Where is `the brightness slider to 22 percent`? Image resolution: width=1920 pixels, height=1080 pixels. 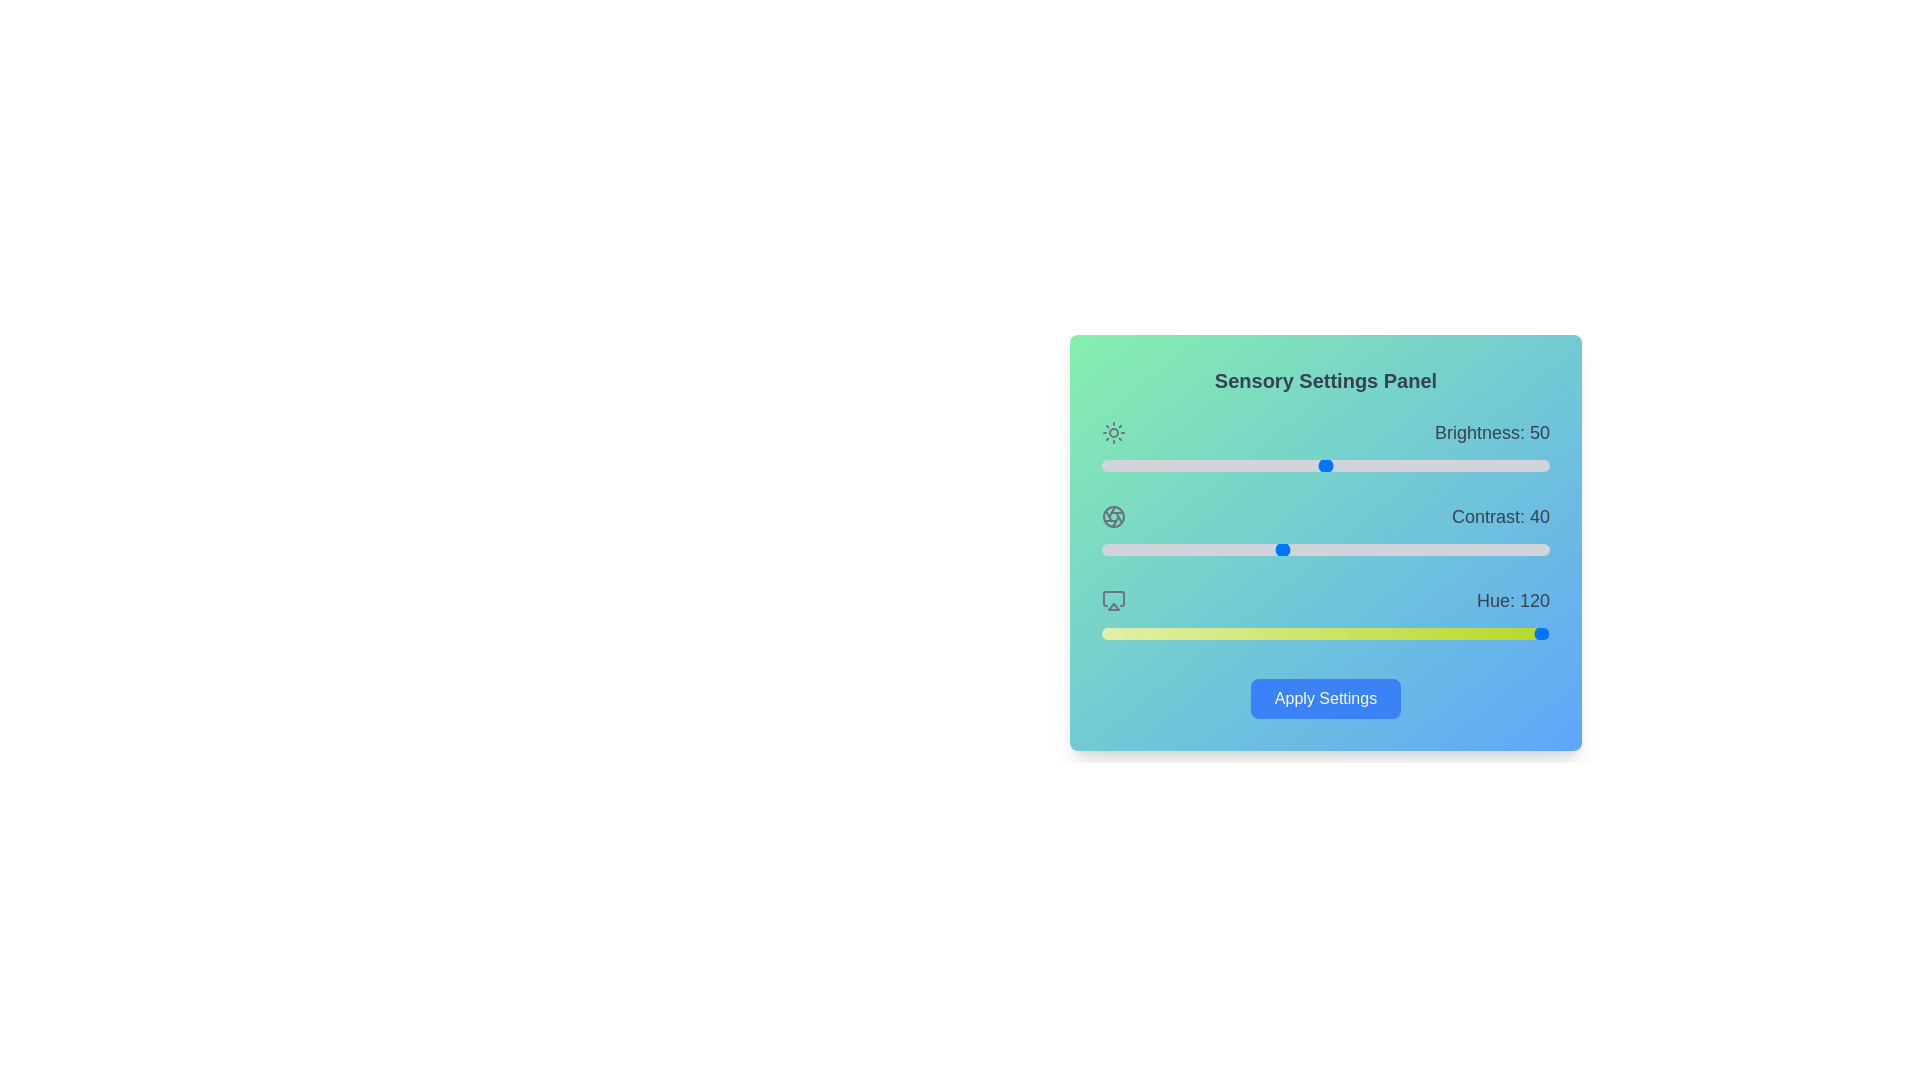
the brightness slider to 22 percent is located at coordinates (1200, 466).